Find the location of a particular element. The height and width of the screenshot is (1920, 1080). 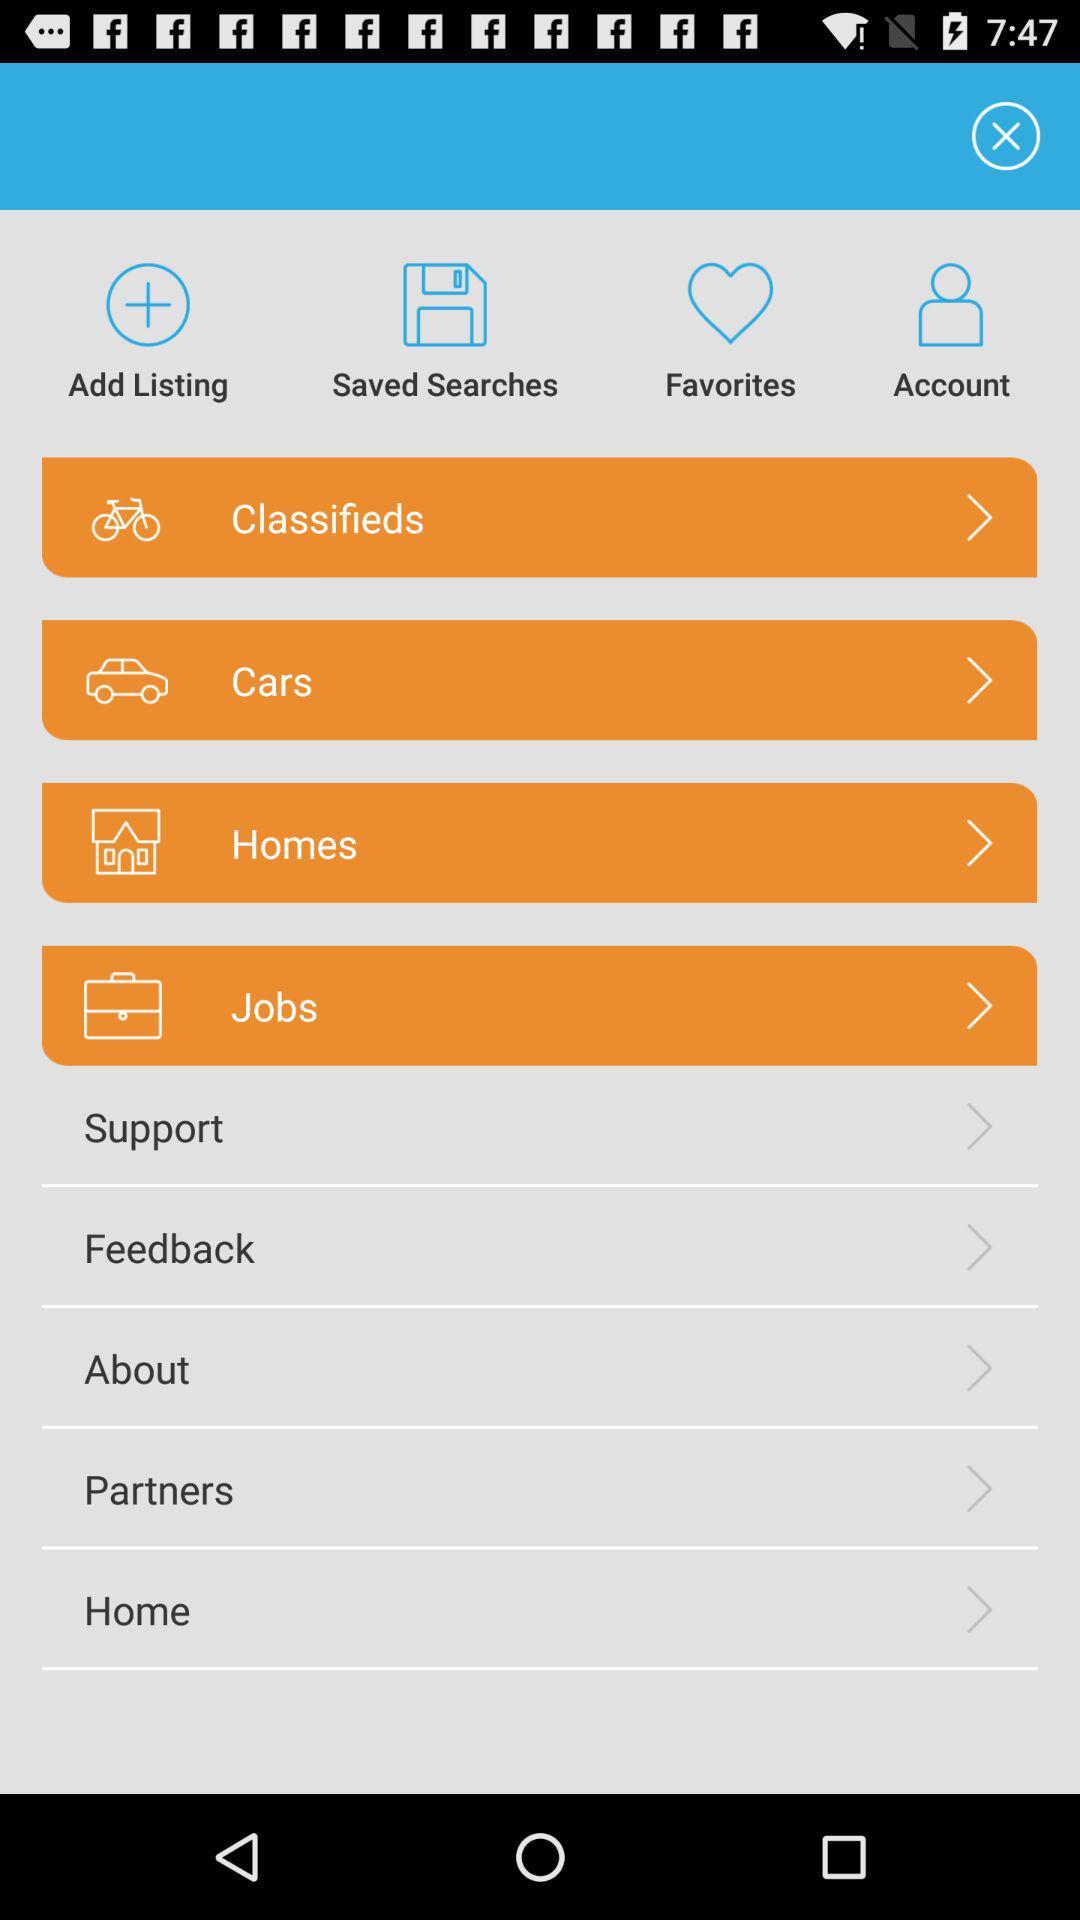

icon next to the favorites icon is located at coordinates (444, 333).